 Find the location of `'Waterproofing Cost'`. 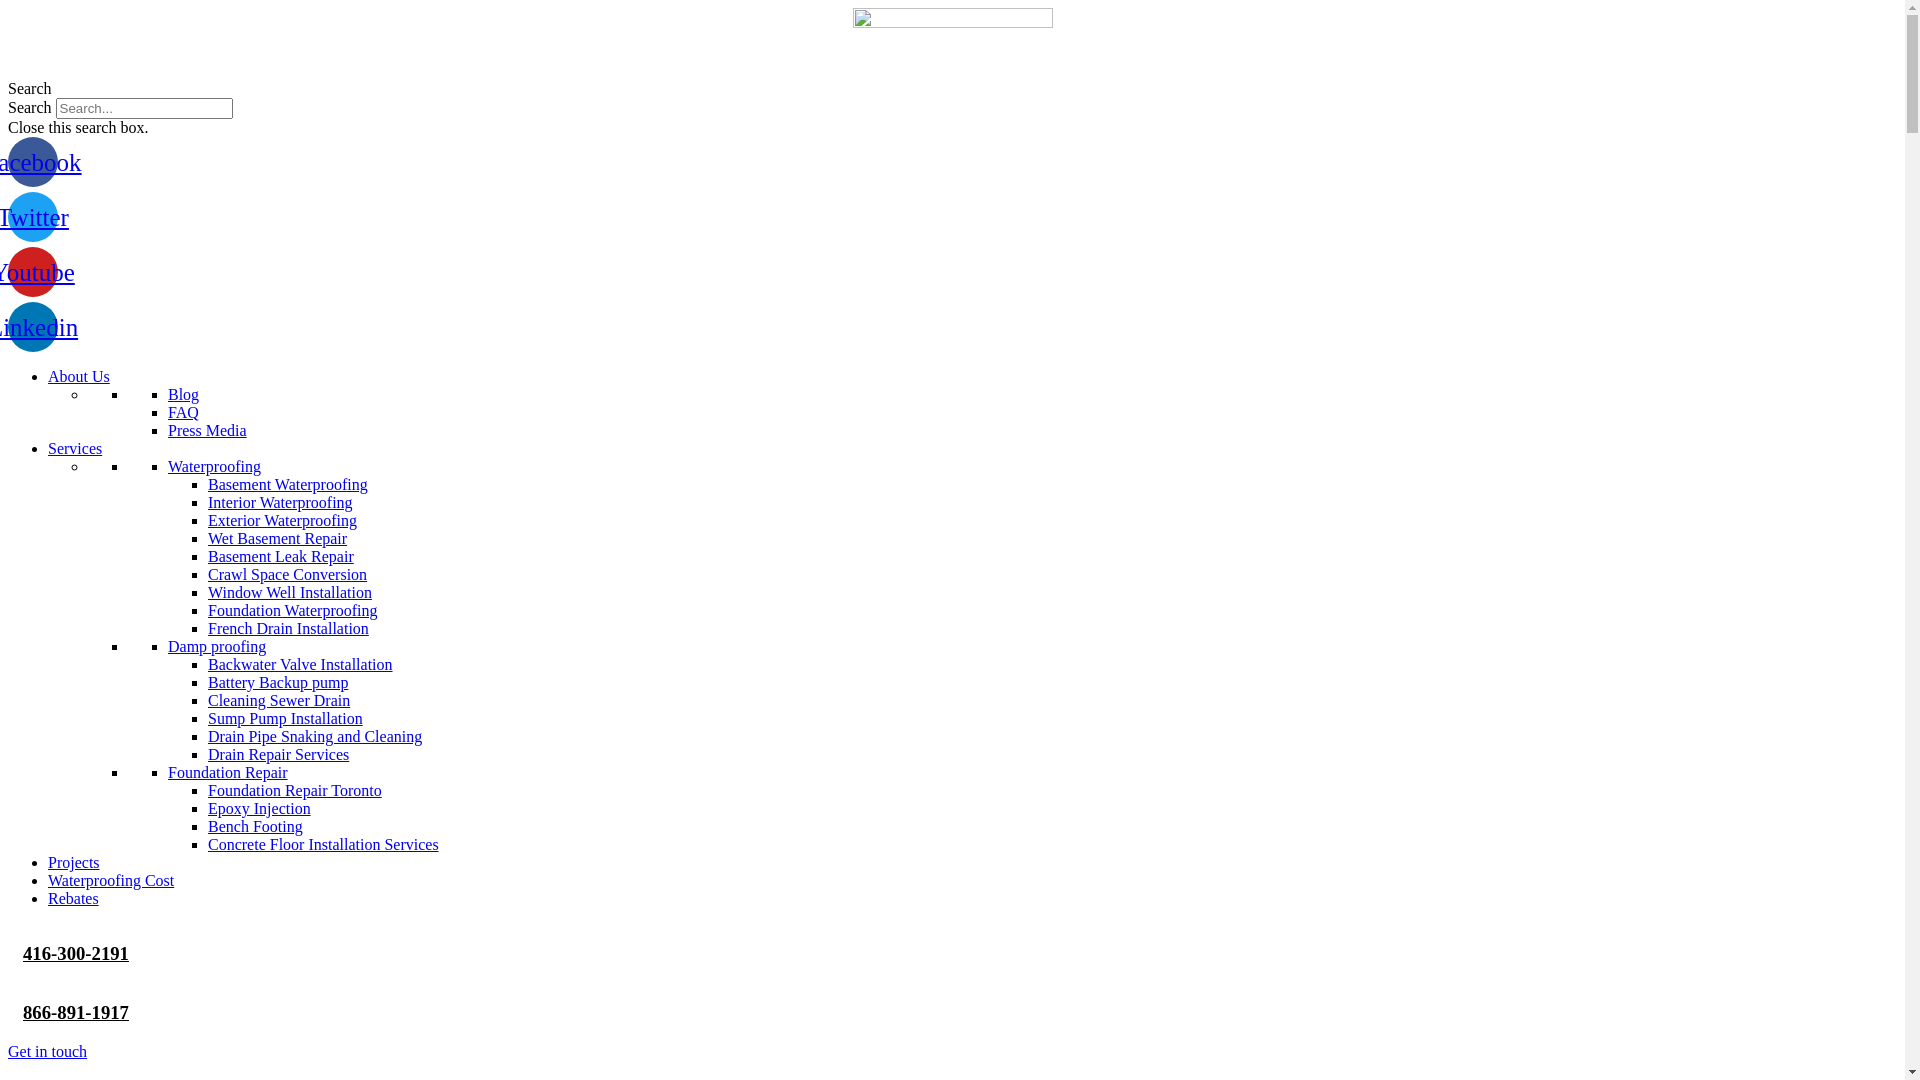

'Waterproofing Cost' is located at coordinates (109, 879).